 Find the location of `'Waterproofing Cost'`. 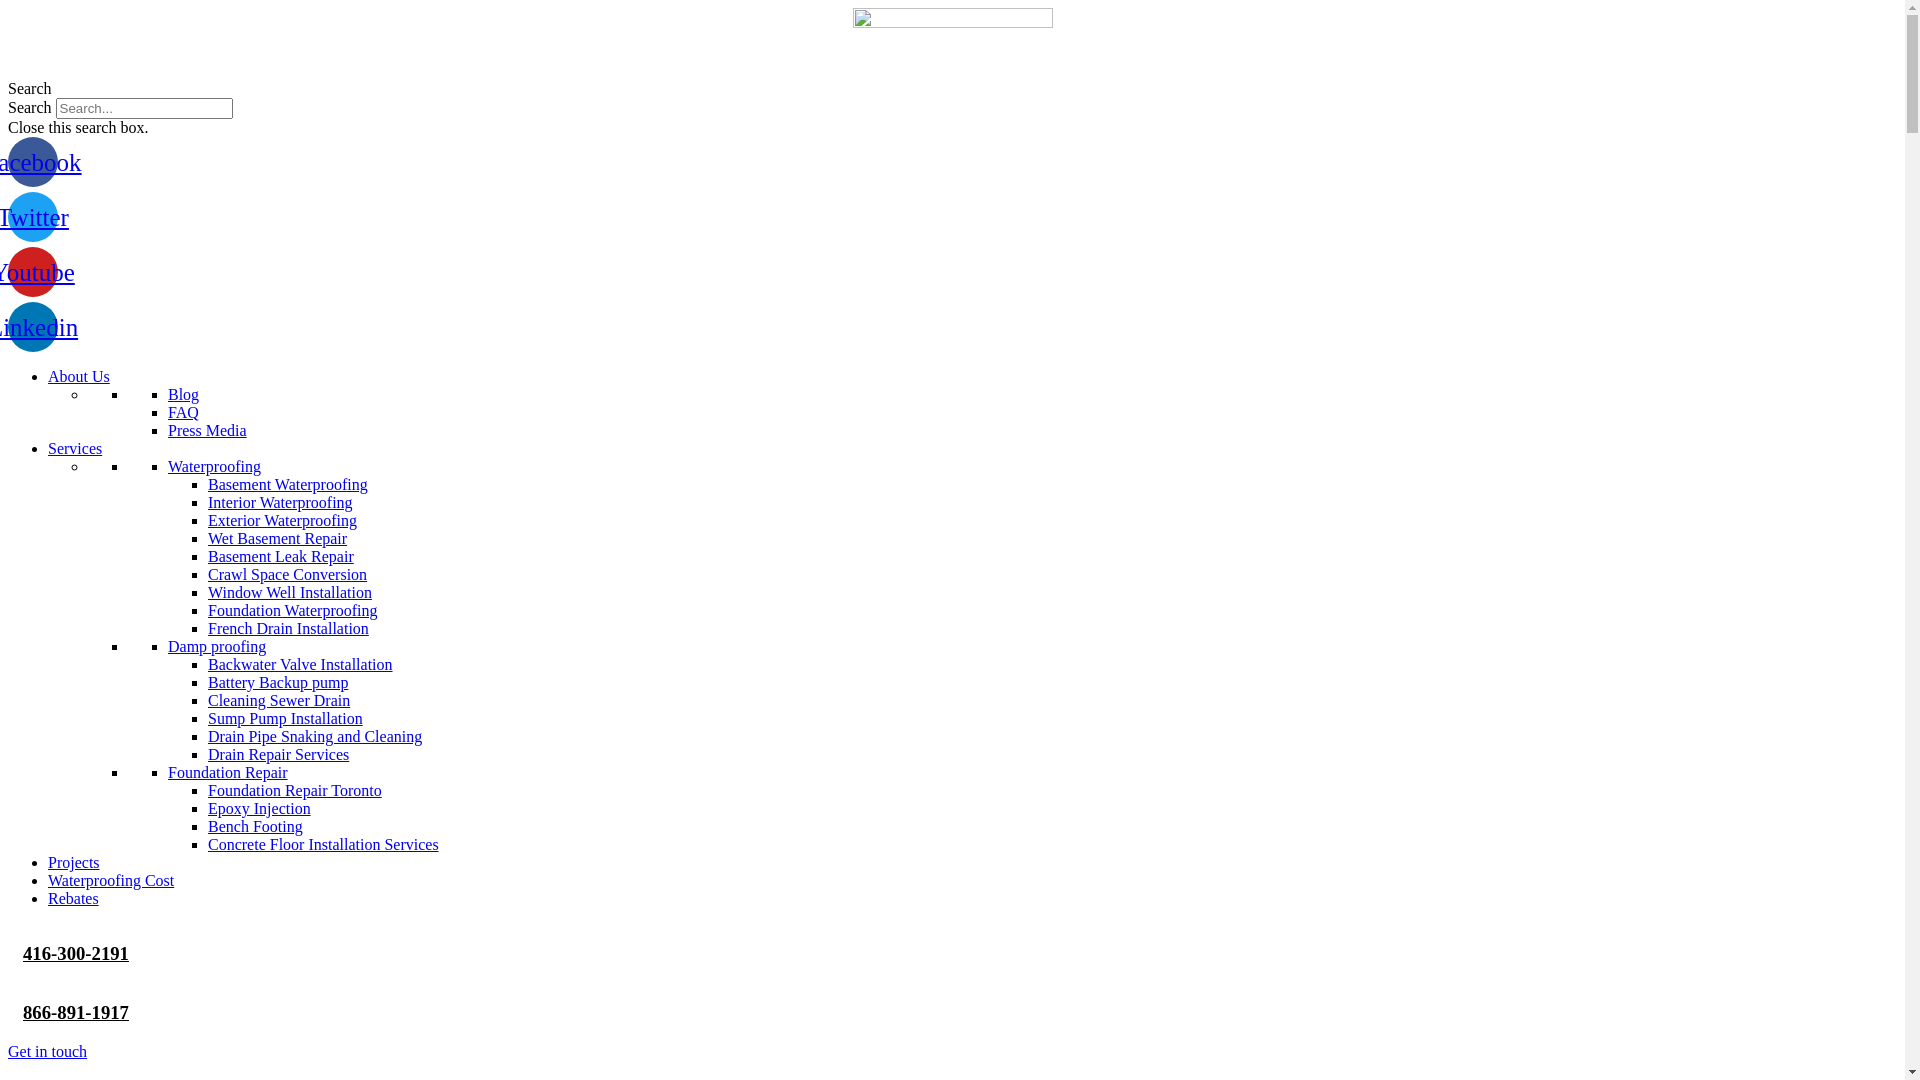

'Waterproofing Cost' is located at coordinates (109, 879).